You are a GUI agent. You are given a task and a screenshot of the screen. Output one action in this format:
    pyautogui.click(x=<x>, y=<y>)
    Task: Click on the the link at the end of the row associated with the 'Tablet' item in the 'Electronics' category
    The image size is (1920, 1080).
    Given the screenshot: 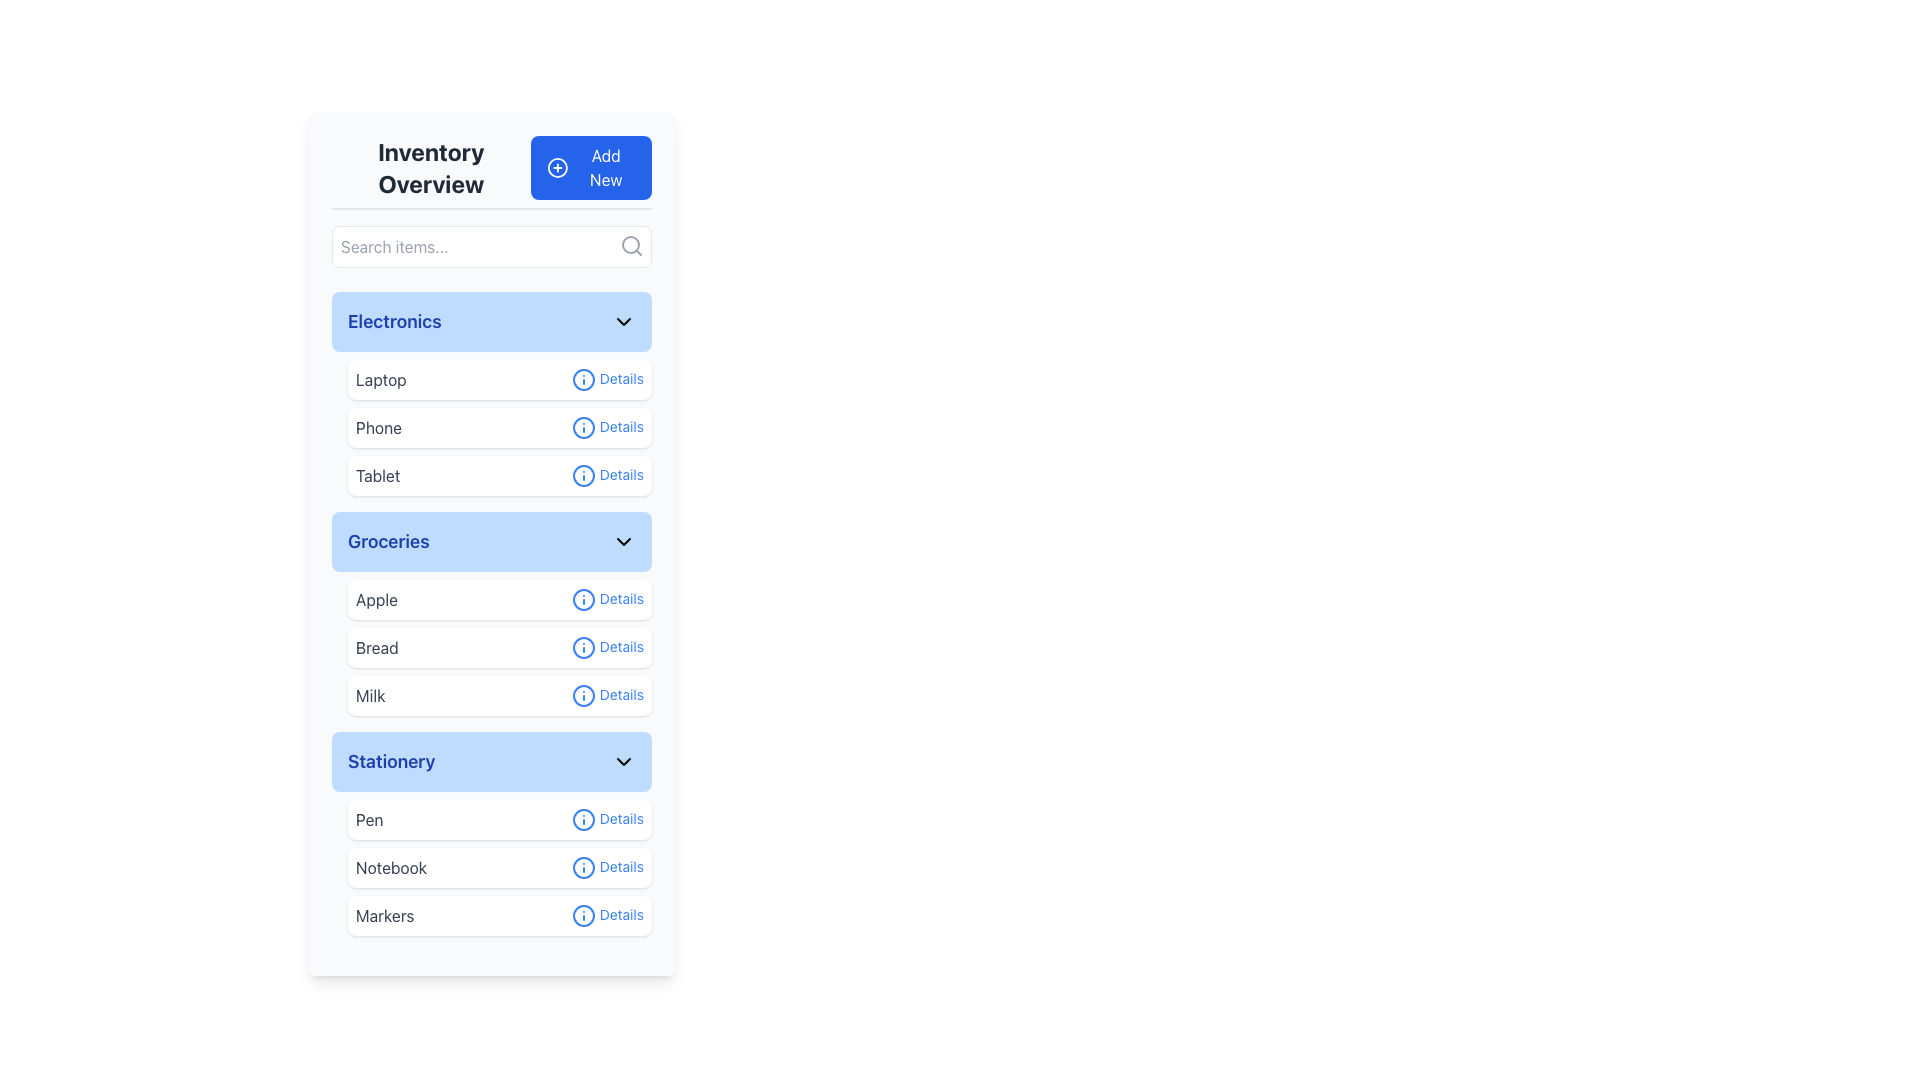 What is the action you would take?
    pyautogui.click(x=606, y=475)
    